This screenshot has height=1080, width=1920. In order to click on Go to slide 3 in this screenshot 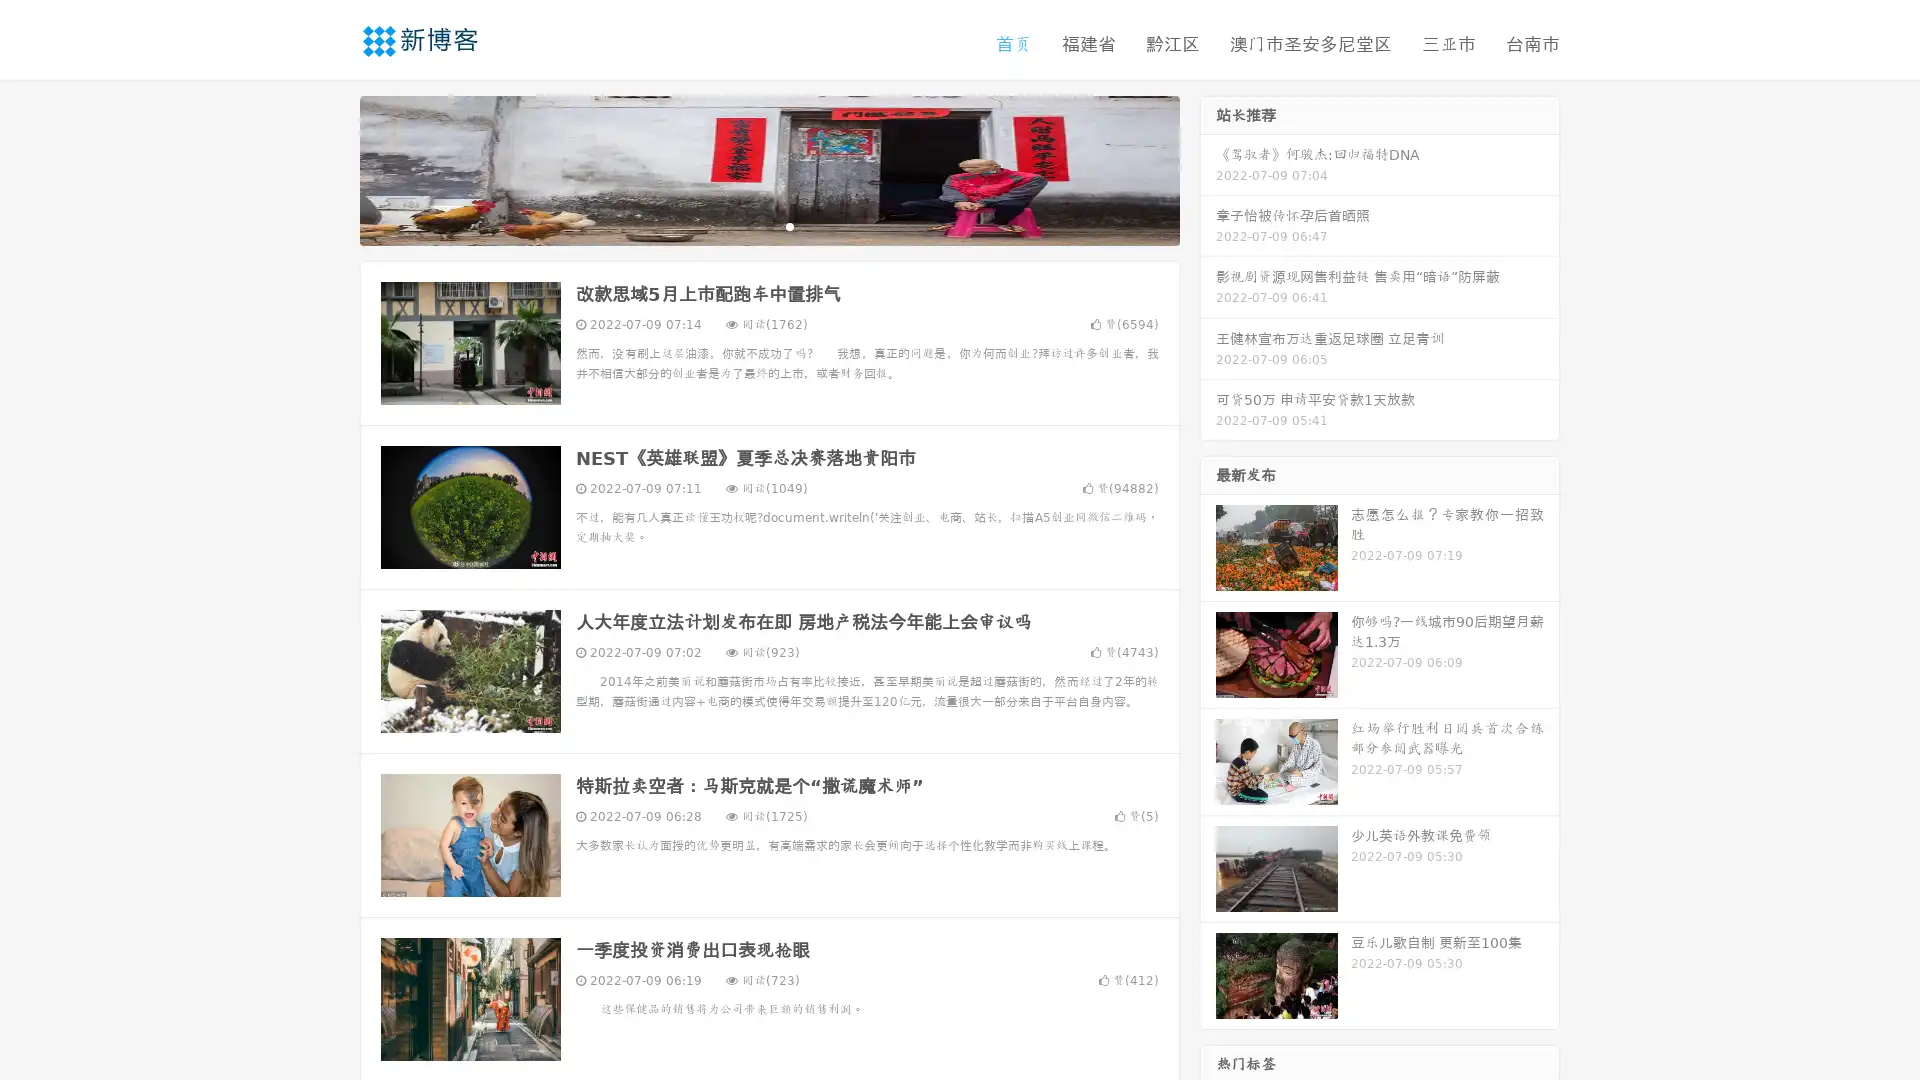, I will do `click(789, 225)`.